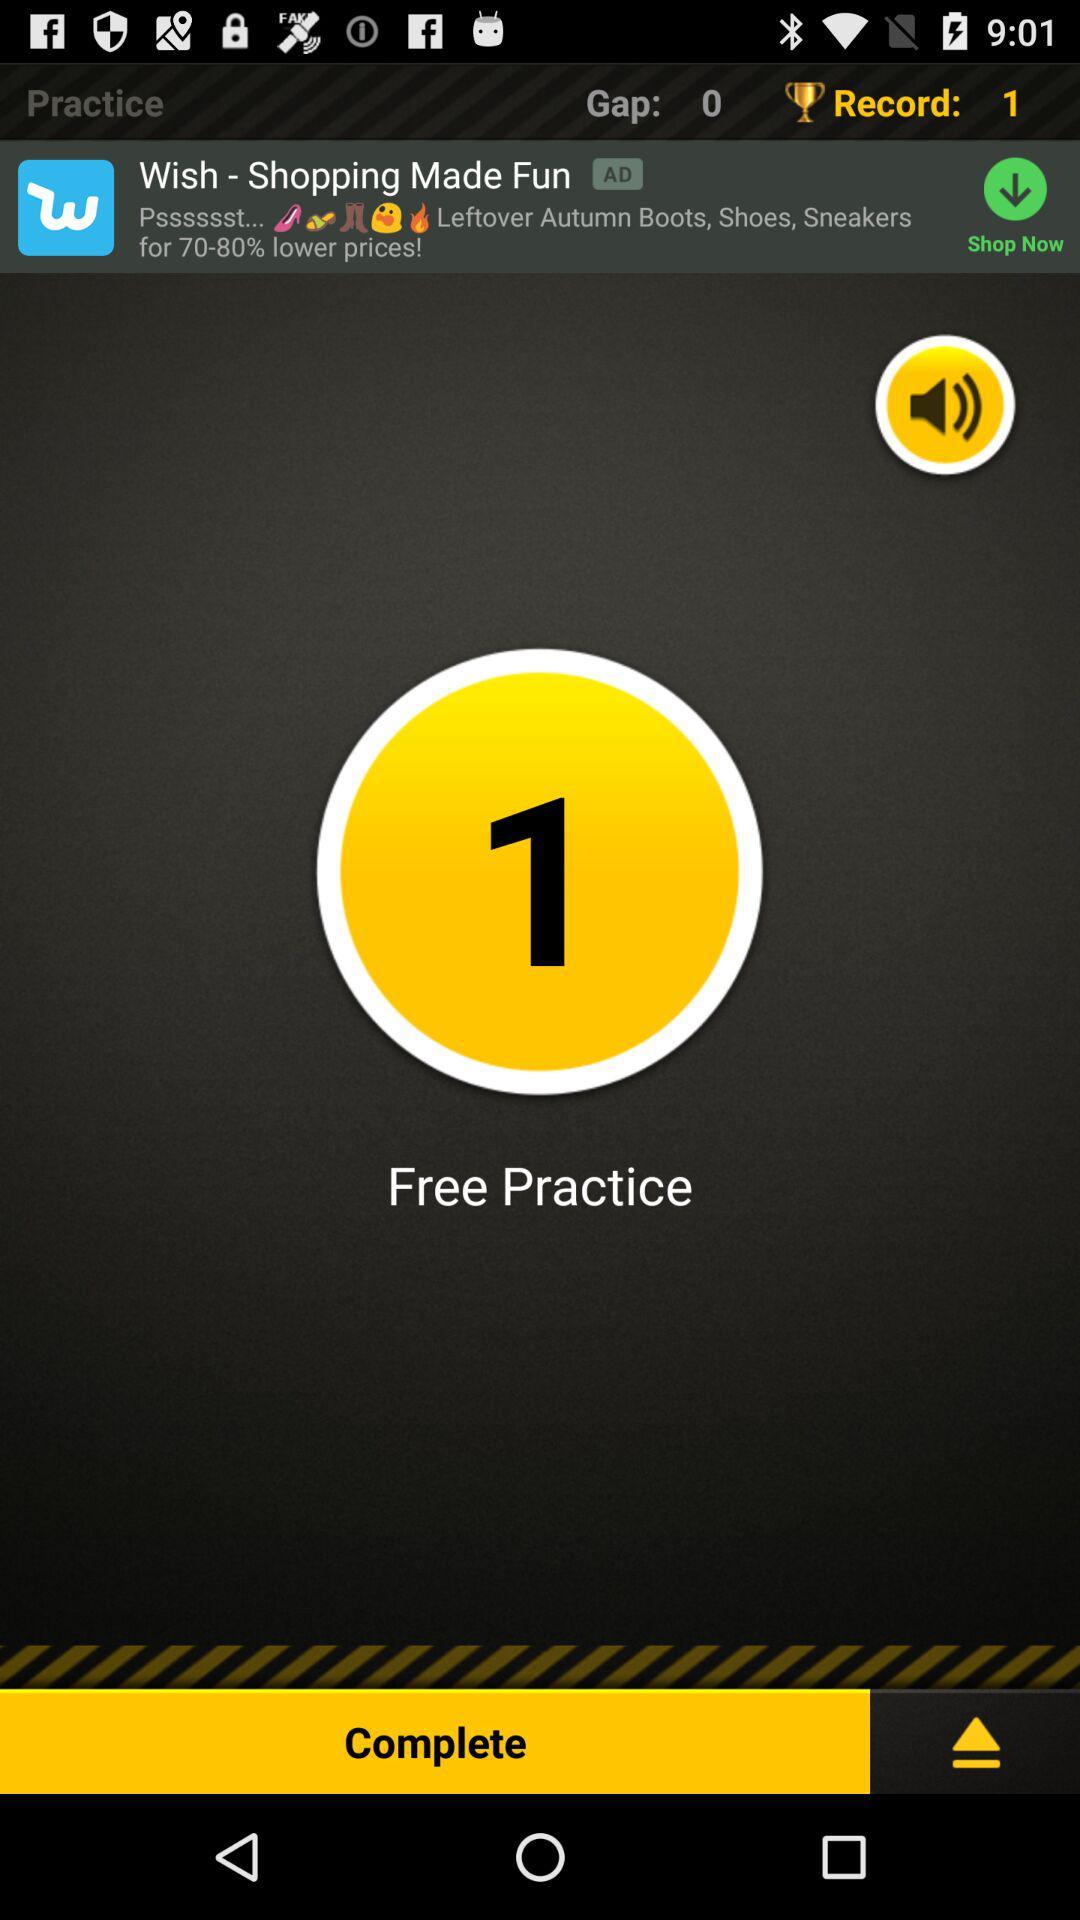 This screenshot has width=1080, height=1920. What do you see at coordinates (64, 207) in the screenshot?
I see `logo` at bounding box center [64, 207].